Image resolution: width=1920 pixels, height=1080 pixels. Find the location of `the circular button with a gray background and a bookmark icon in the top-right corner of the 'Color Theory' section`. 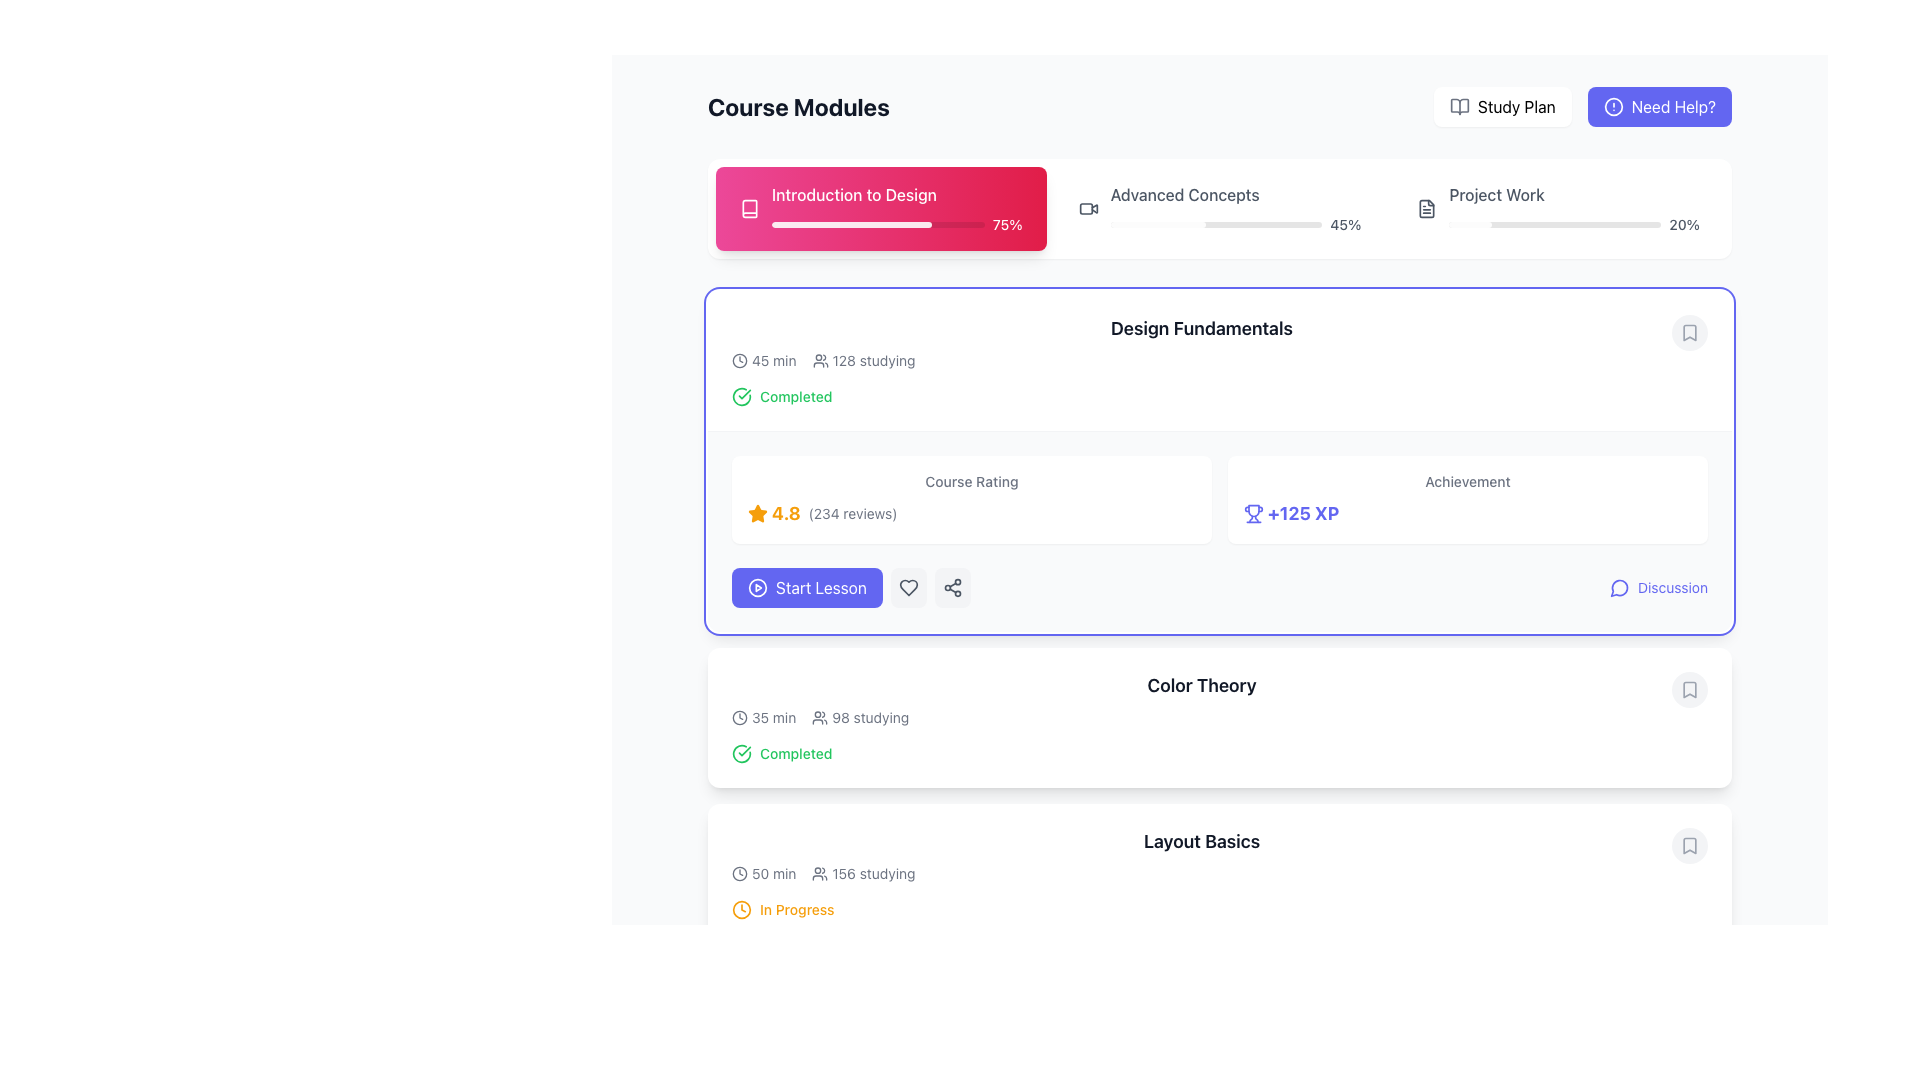

the circular button with a gray background and a bookmark icon in the top-right corner of the 'Color Theory' section is located at coordinates (1688, 689).